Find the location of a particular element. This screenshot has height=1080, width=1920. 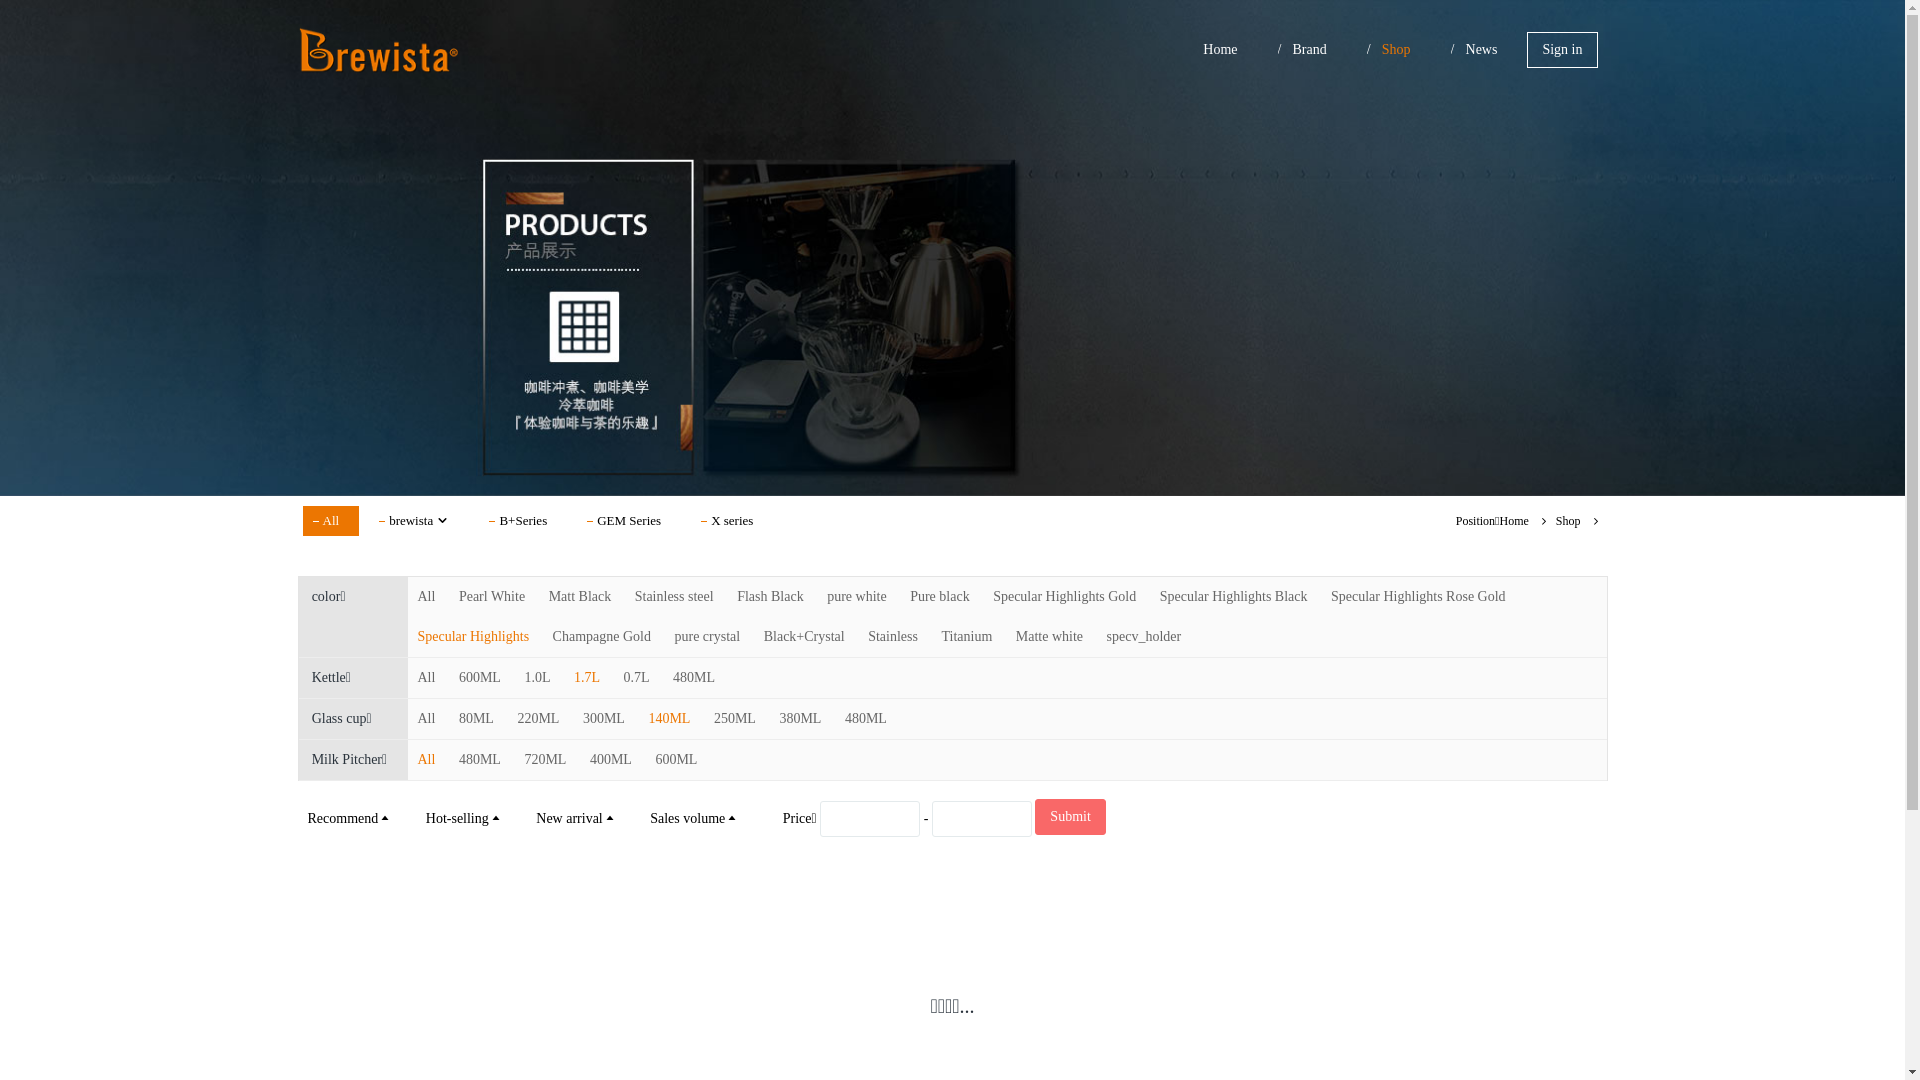

'B+Series' is located at coordinates (523, 519).